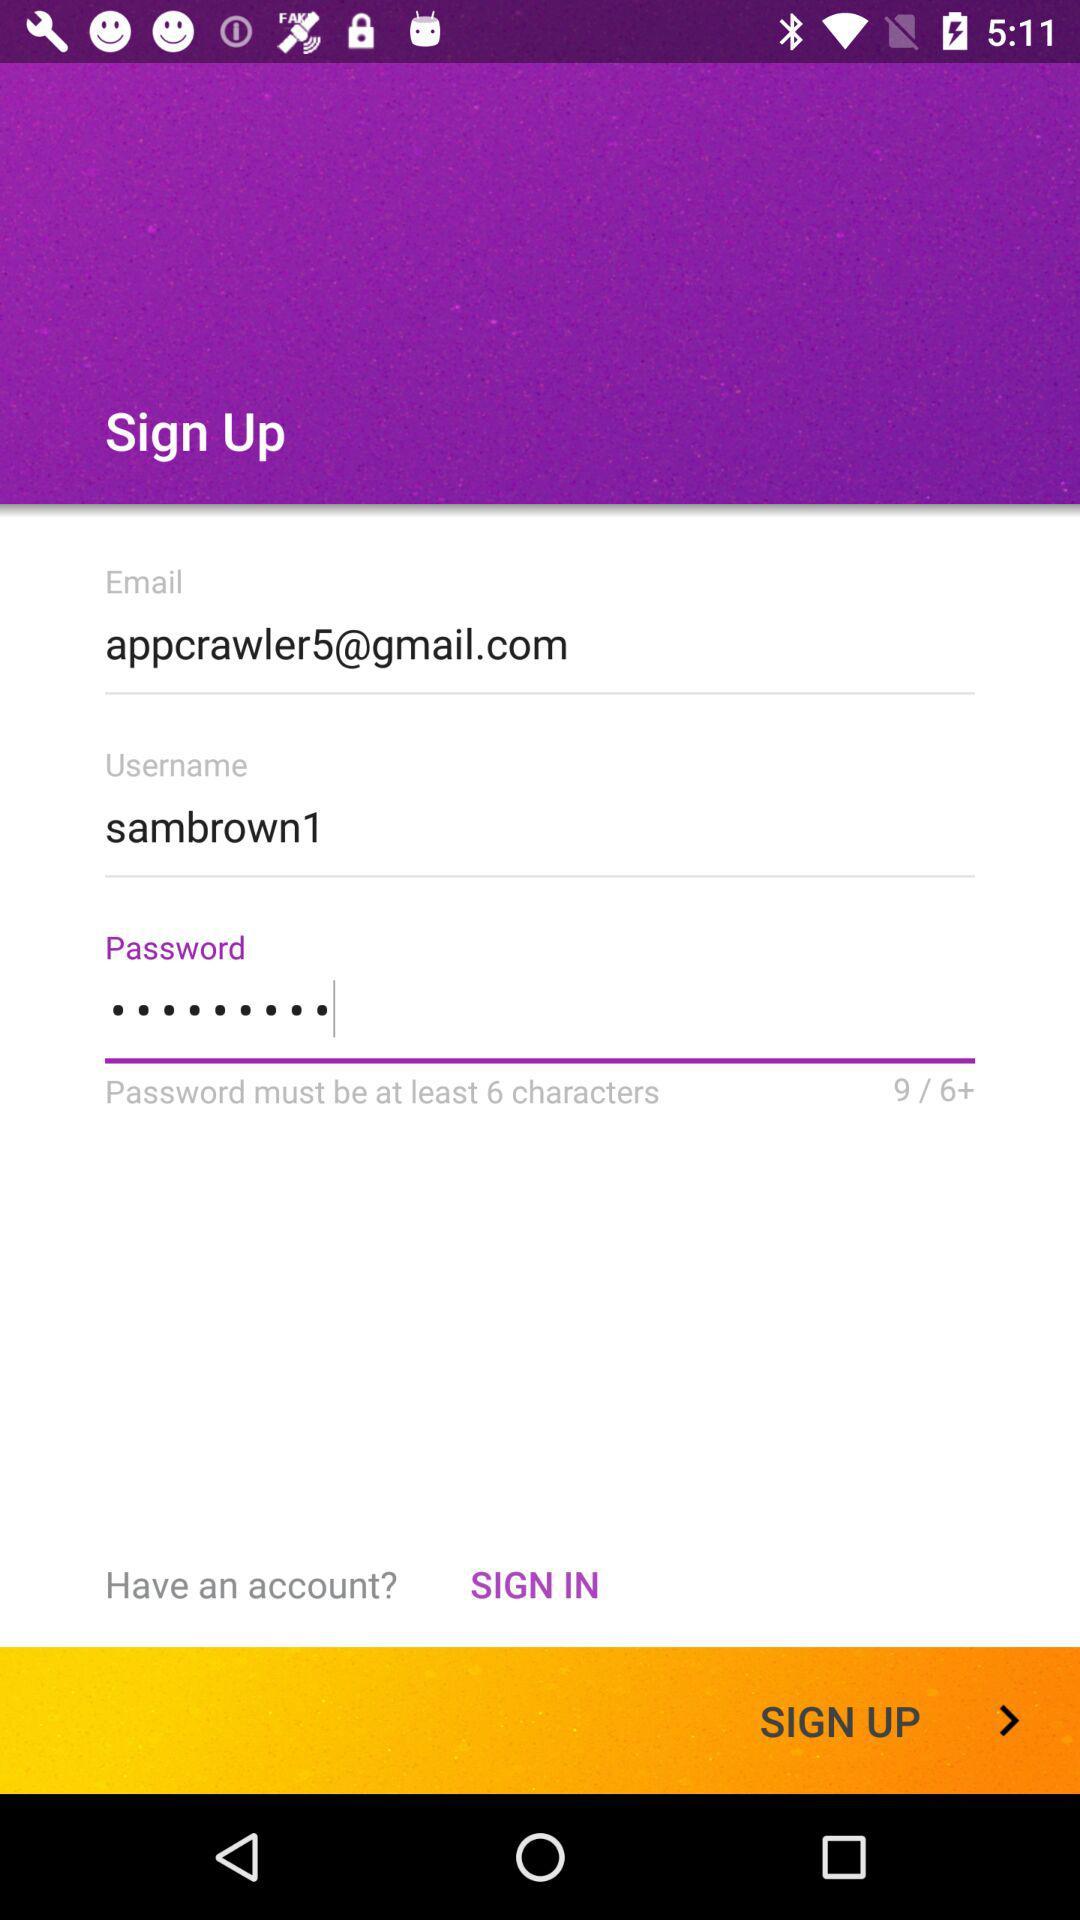 This screenshot has height=1920, width=1080. I want to click on item next to the have an account?, so click(533, 1583).